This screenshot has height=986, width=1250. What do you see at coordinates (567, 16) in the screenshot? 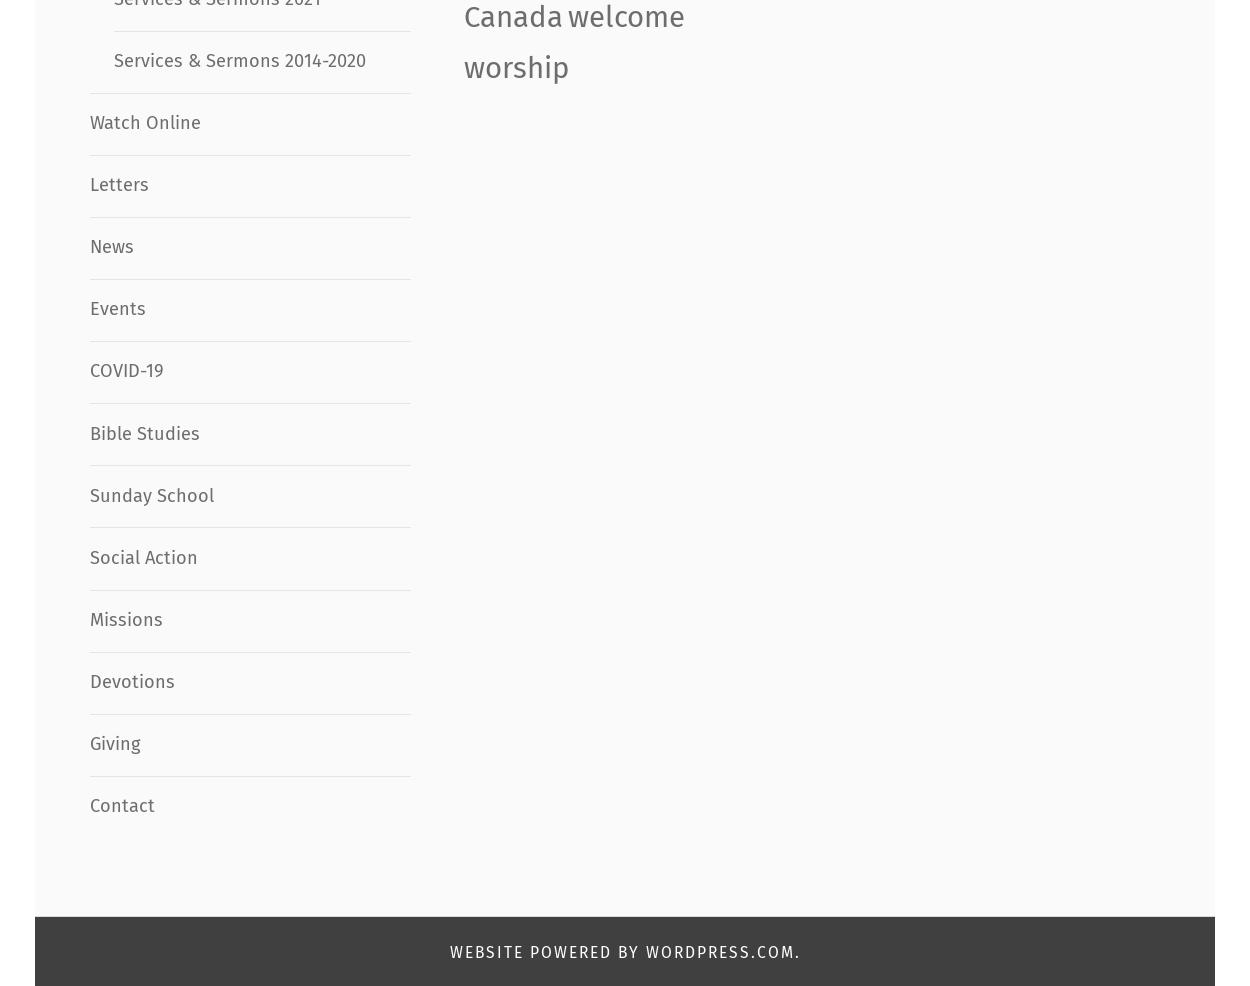
I see `'welcome'` at bounding box center [567, 16].